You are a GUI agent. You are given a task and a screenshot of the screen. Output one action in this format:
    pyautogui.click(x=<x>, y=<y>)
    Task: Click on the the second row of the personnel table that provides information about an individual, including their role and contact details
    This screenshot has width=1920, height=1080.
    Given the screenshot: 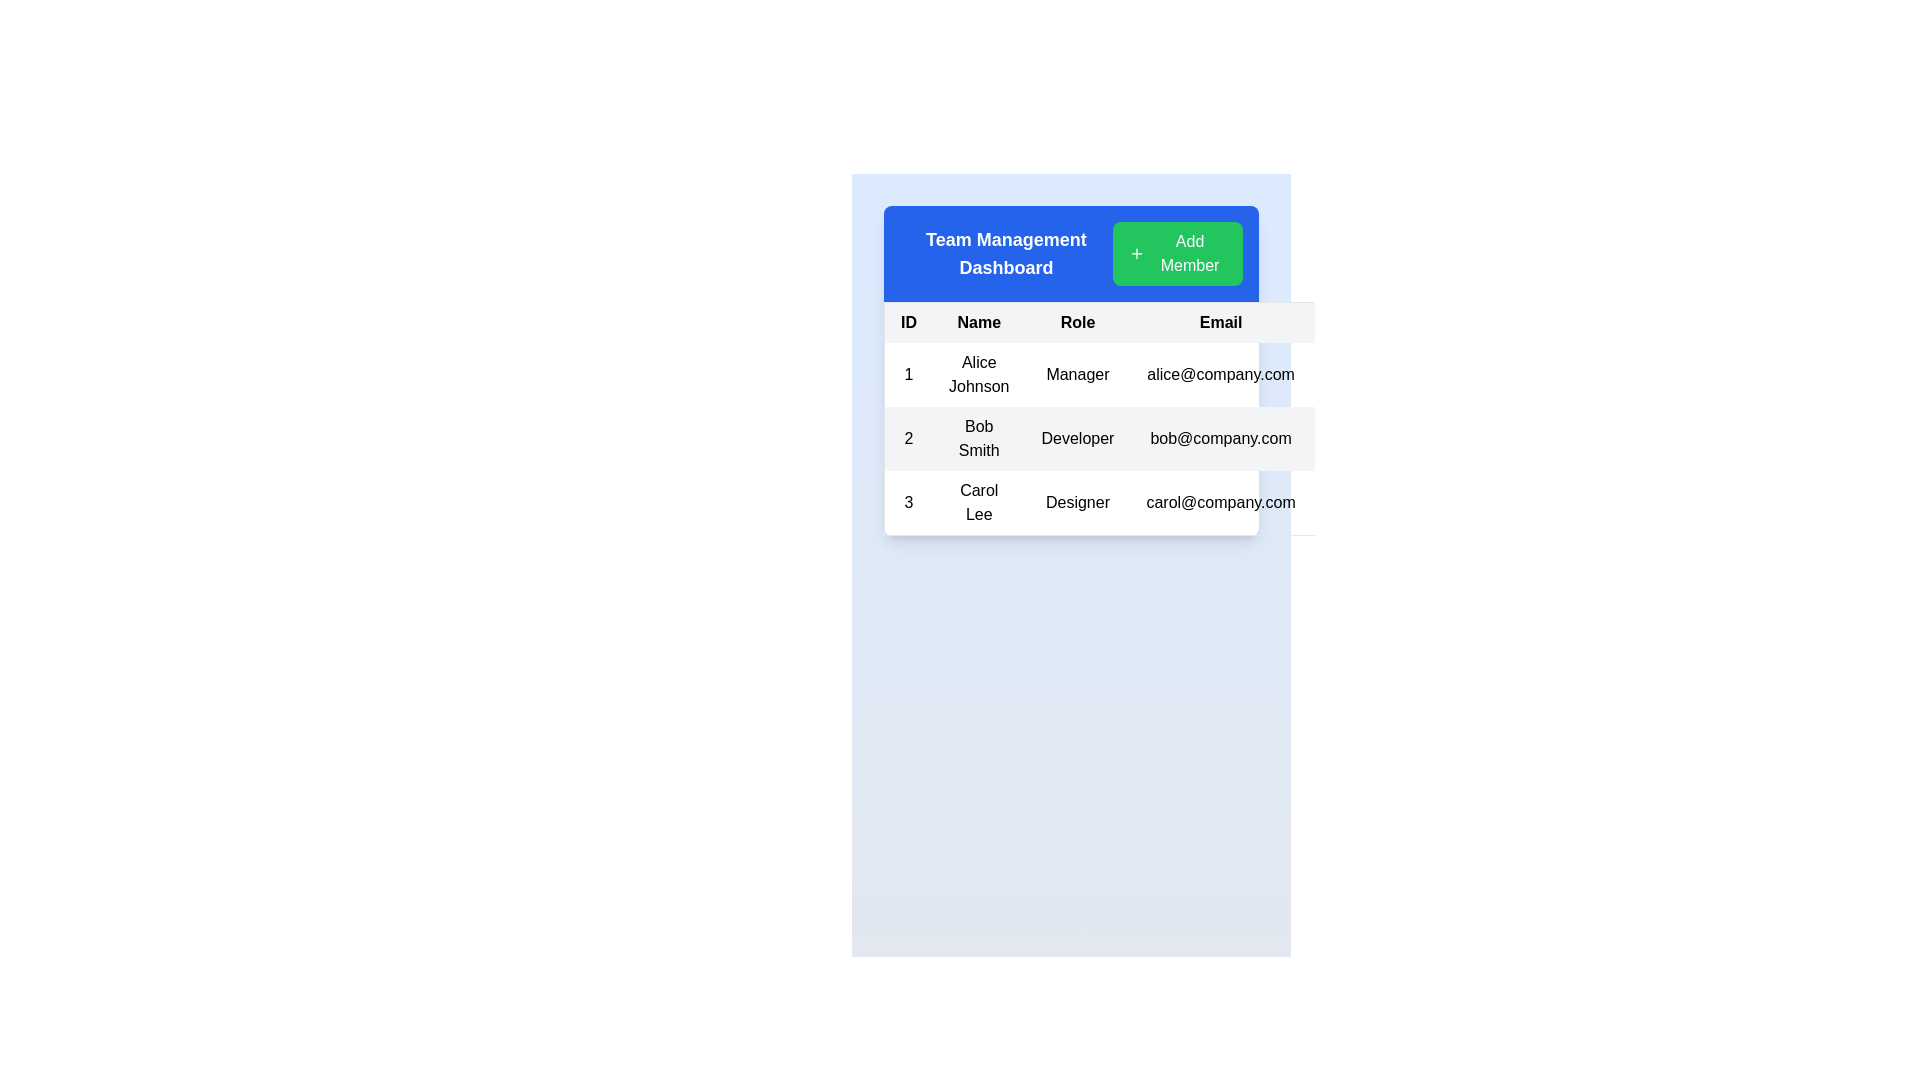 What is the action you would take?
    pyautogui.click(x=1192, y=438)
    